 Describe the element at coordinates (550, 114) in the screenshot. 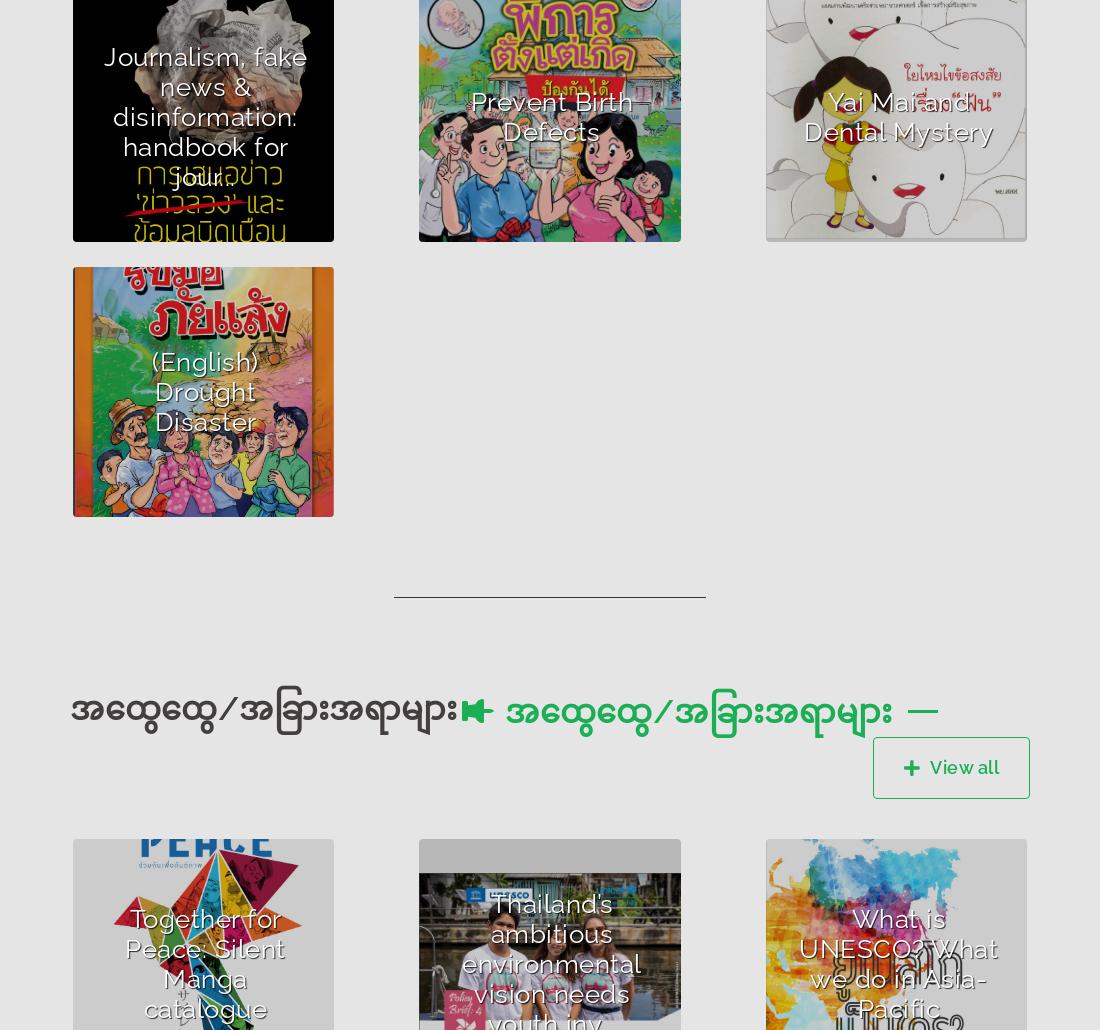

I see `'Prevent Birth Defects'` at that location.